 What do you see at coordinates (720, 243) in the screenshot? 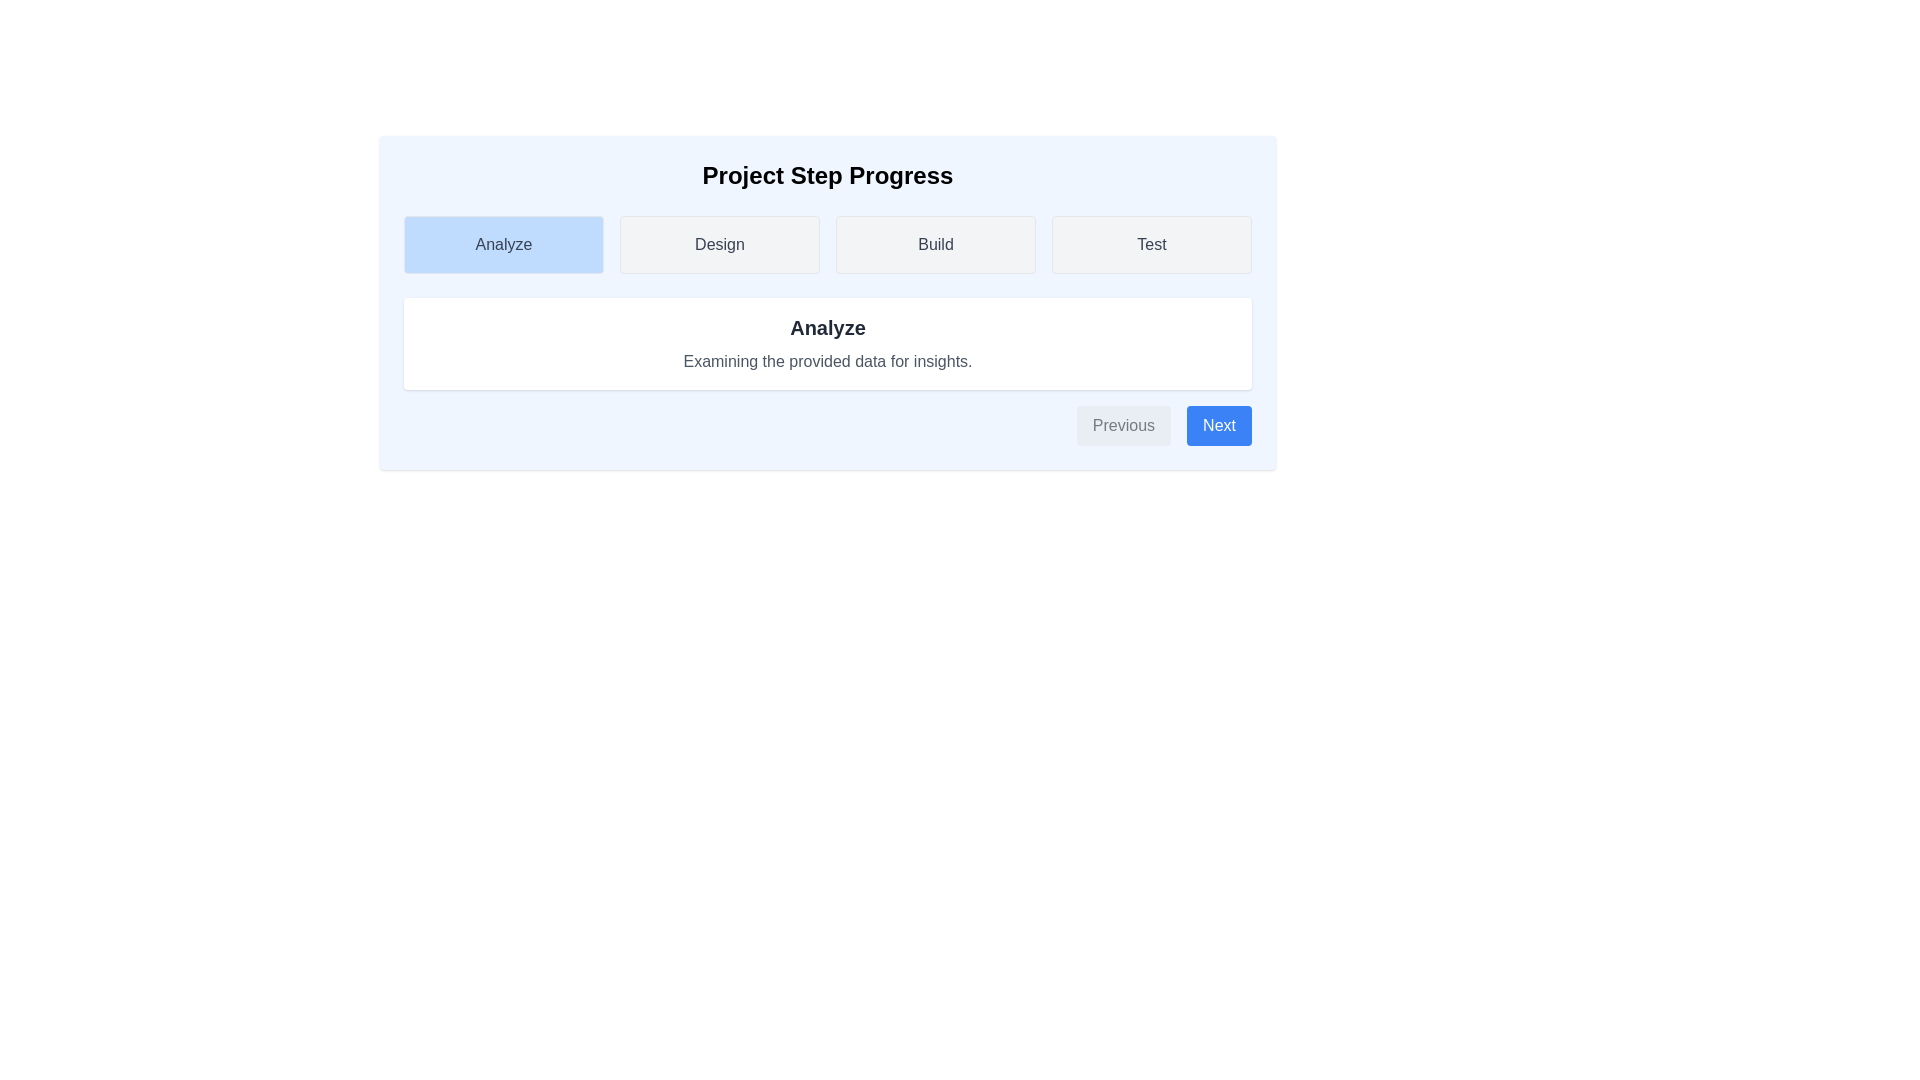
I see `text of the 'Design' label located in the center of the rounded rectangular button, which is the second item in the horizontal list of step buttons under 'Project Step Progress'` at bounding box center [720, 243].